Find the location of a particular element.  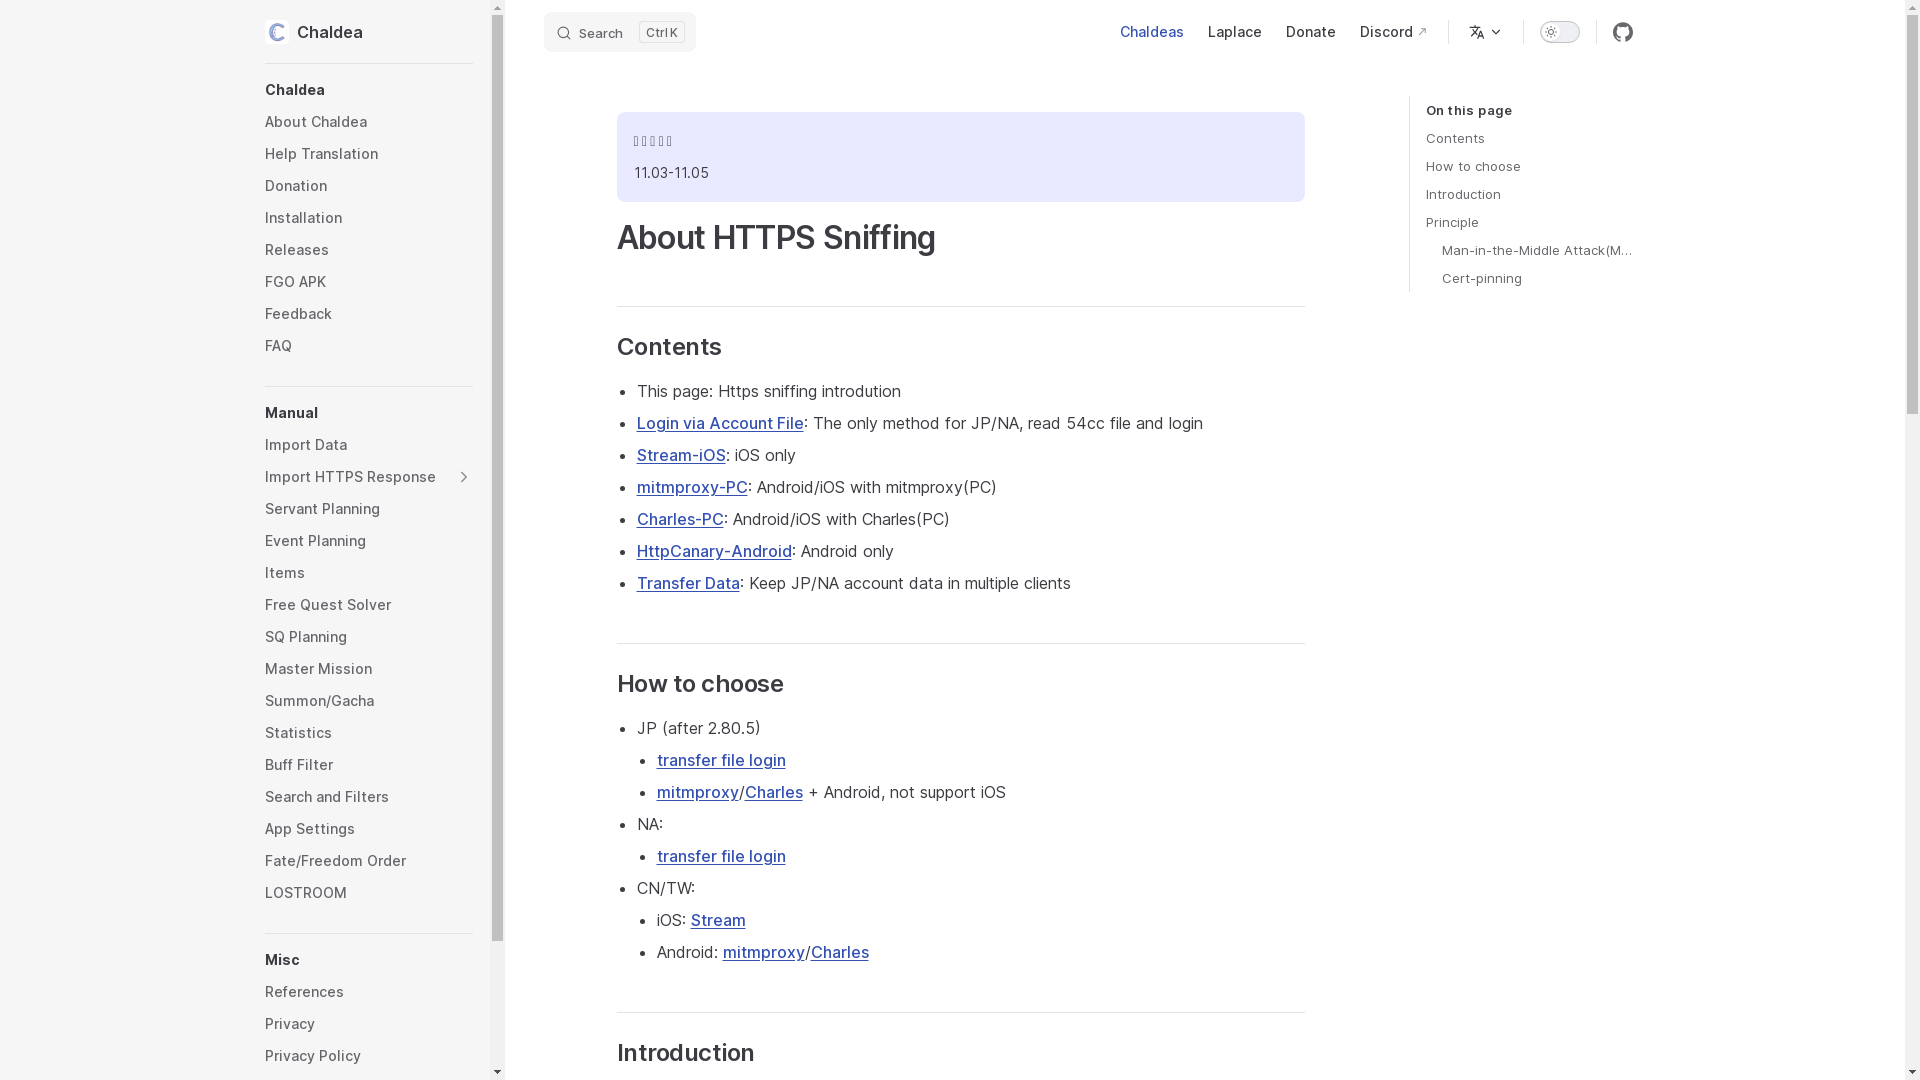

'Summon/Gacha' is located at coordinates (368, 700).